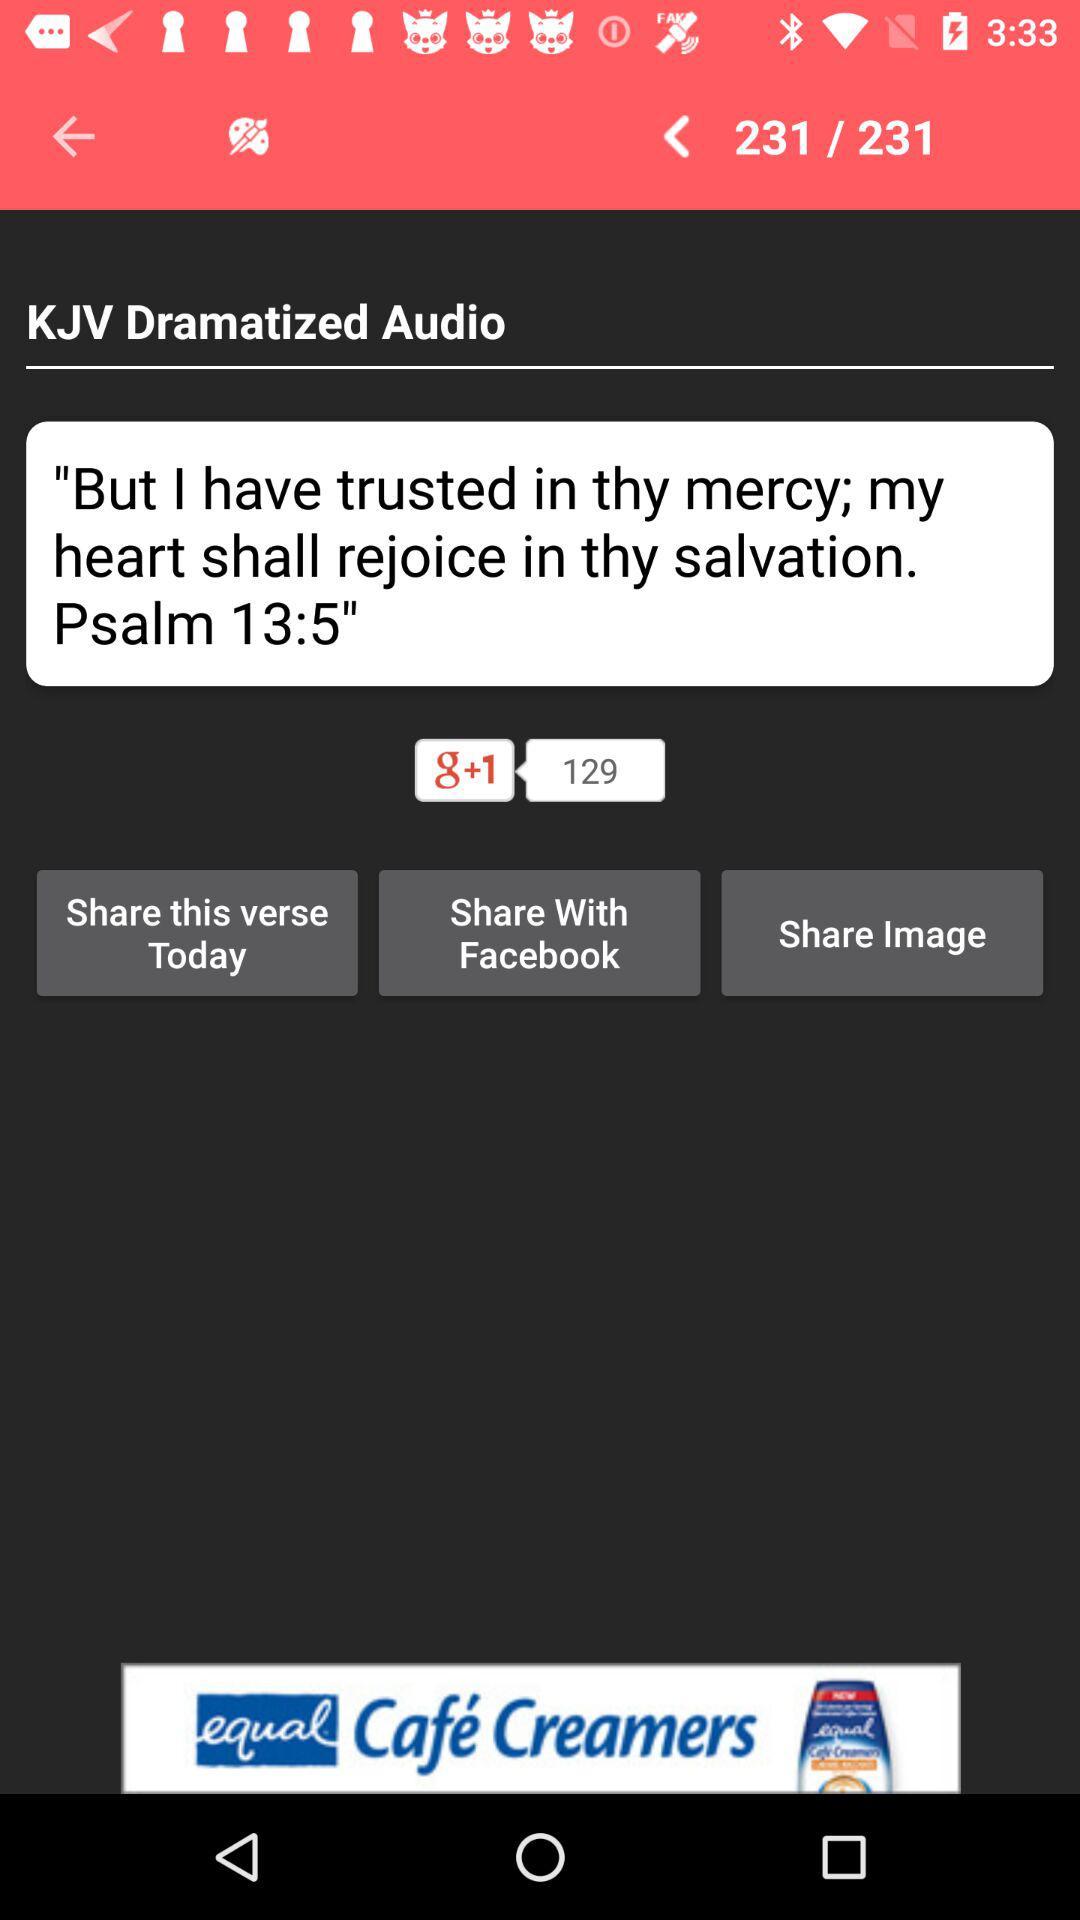 Image resolution: width=1080 pixels, height=1920 pixels. Describe the element at coordinates (72, 135) in the screenshot. I see `go back` at that location.